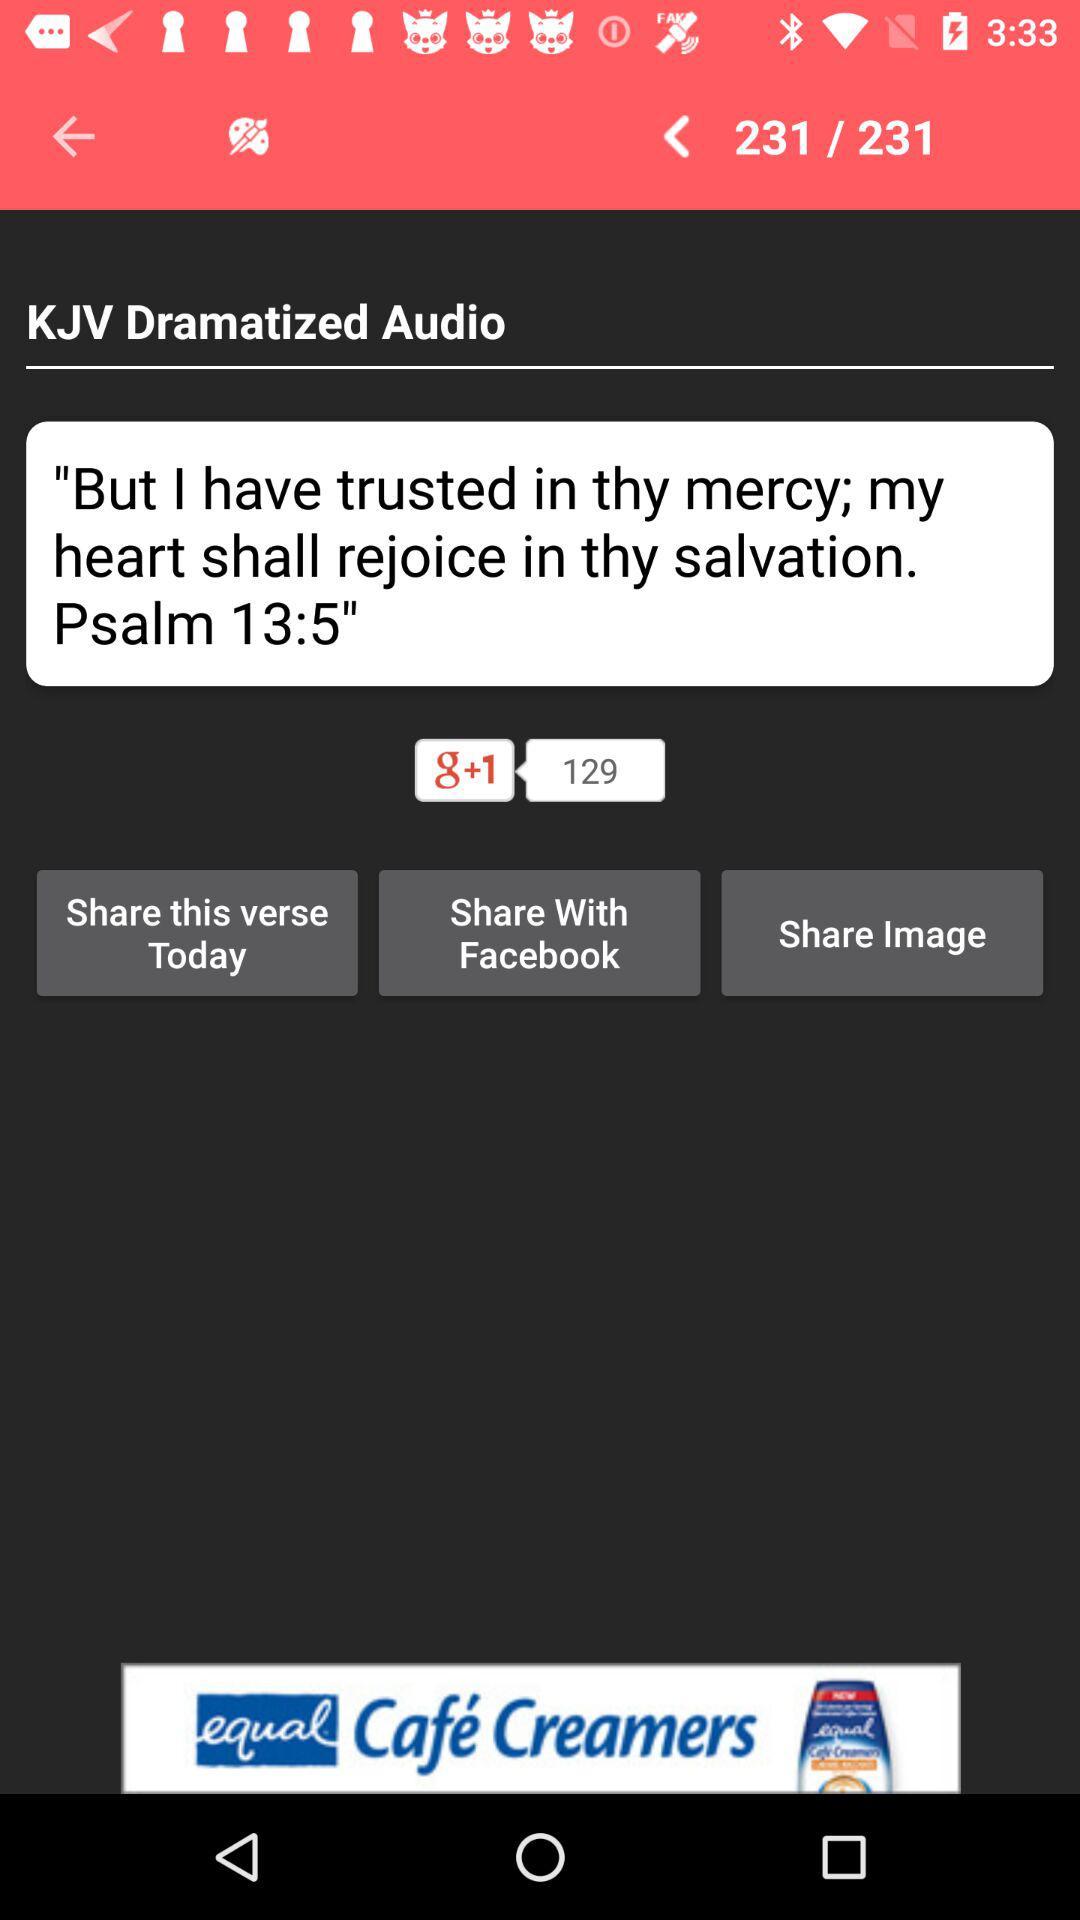 Image resolution: width=1080 pixels, height=1920 pixels. Describe the element at coordinates (72, 135) in the screenshot. I see `go back` at that location.